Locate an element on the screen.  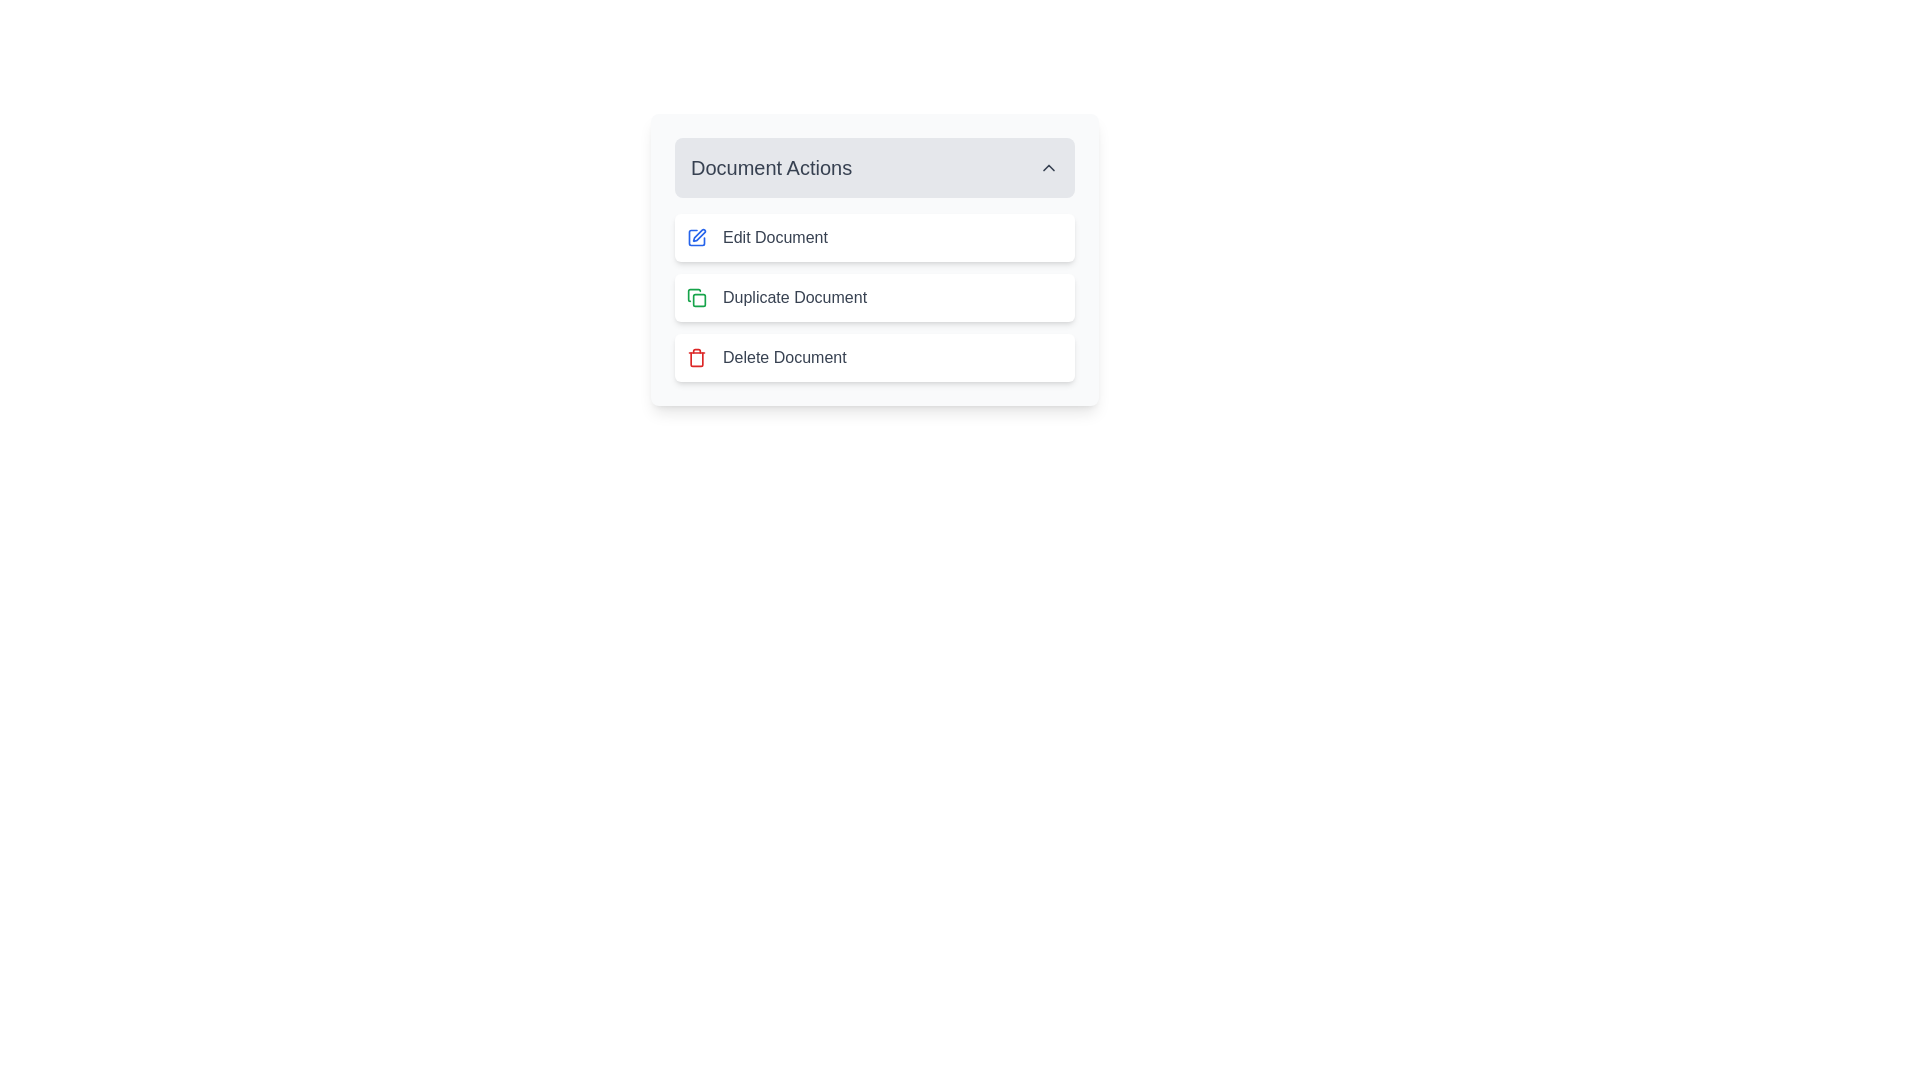
the first button in the vertical list under 'Document Actions' to enable accessibility features is located at coordinates (874, 258).